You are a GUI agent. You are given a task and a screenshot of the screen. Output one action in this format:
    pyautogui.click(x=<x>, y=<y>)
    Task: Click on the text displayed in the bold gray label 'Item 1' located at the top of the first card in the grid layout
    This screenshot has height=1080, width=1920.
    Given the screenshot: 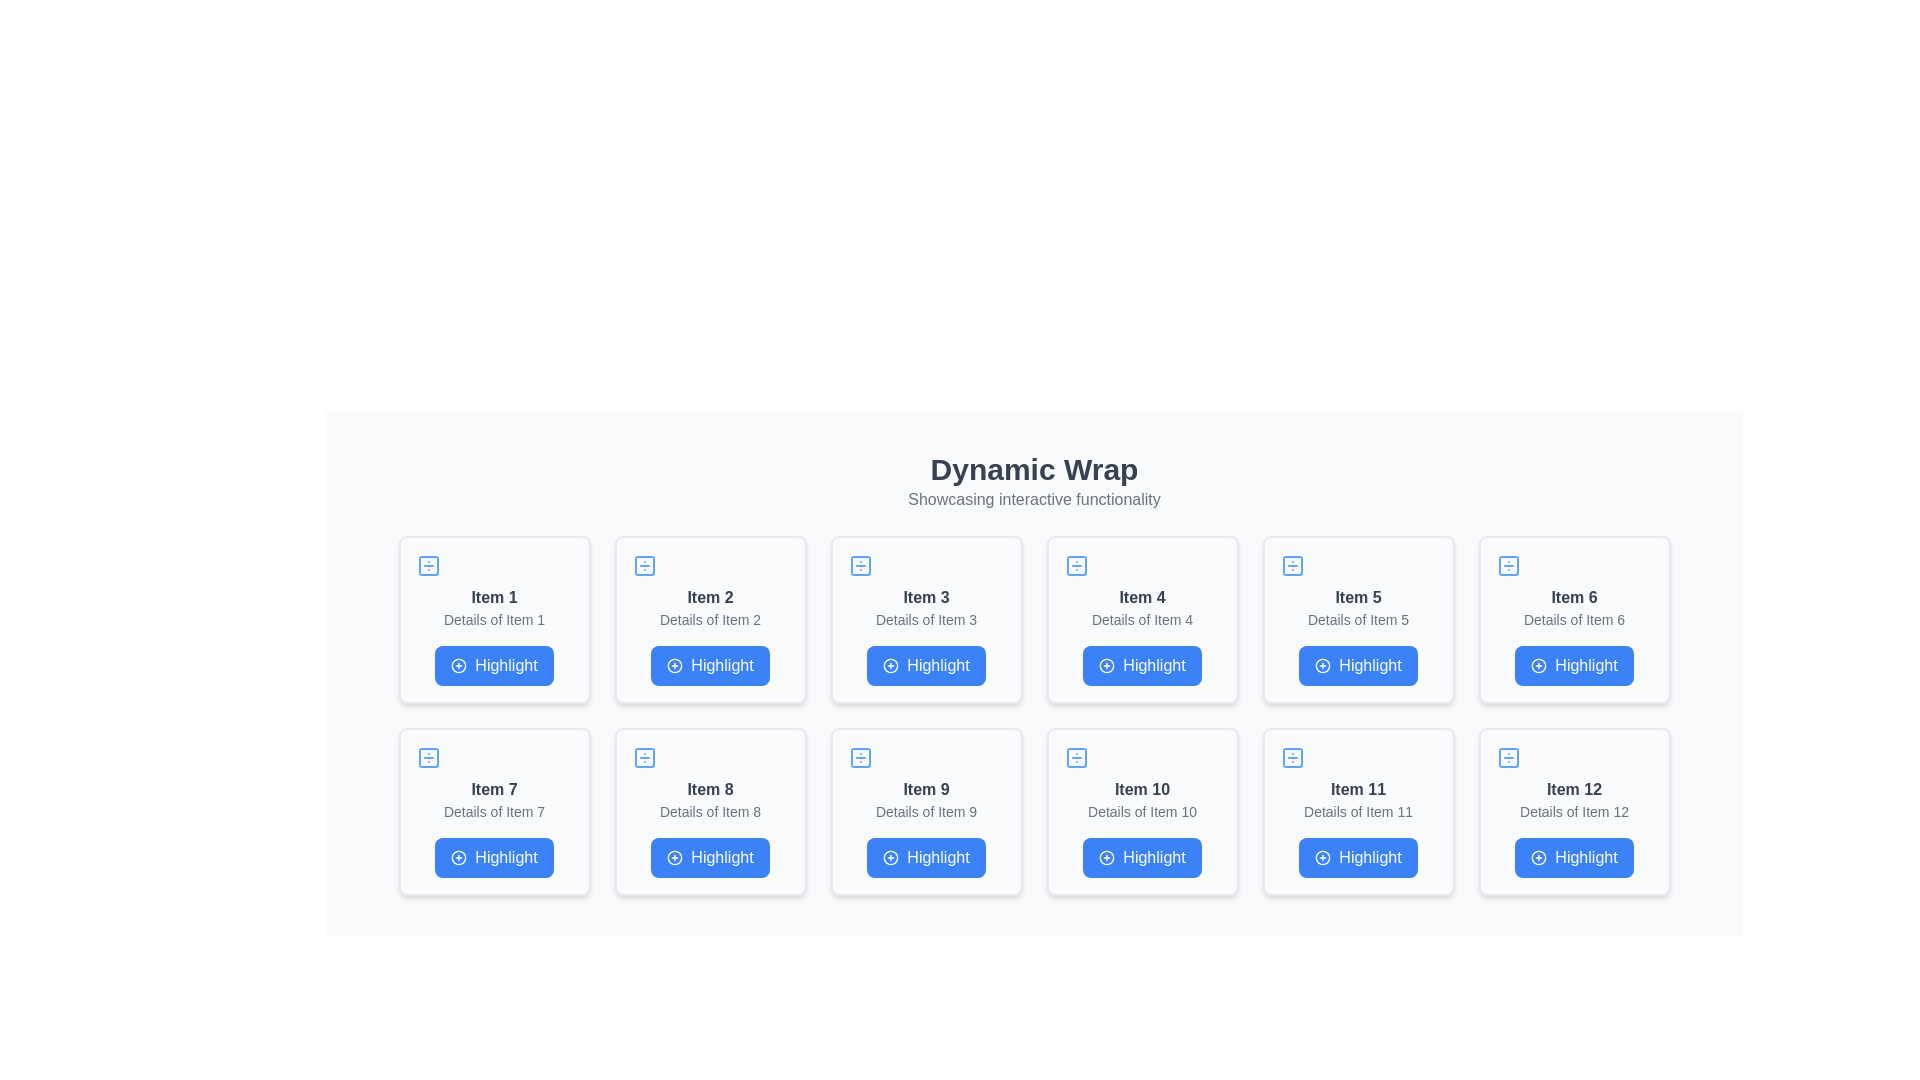 What is the action you would take?
    pyautogui.click(x=494, y=596)
    